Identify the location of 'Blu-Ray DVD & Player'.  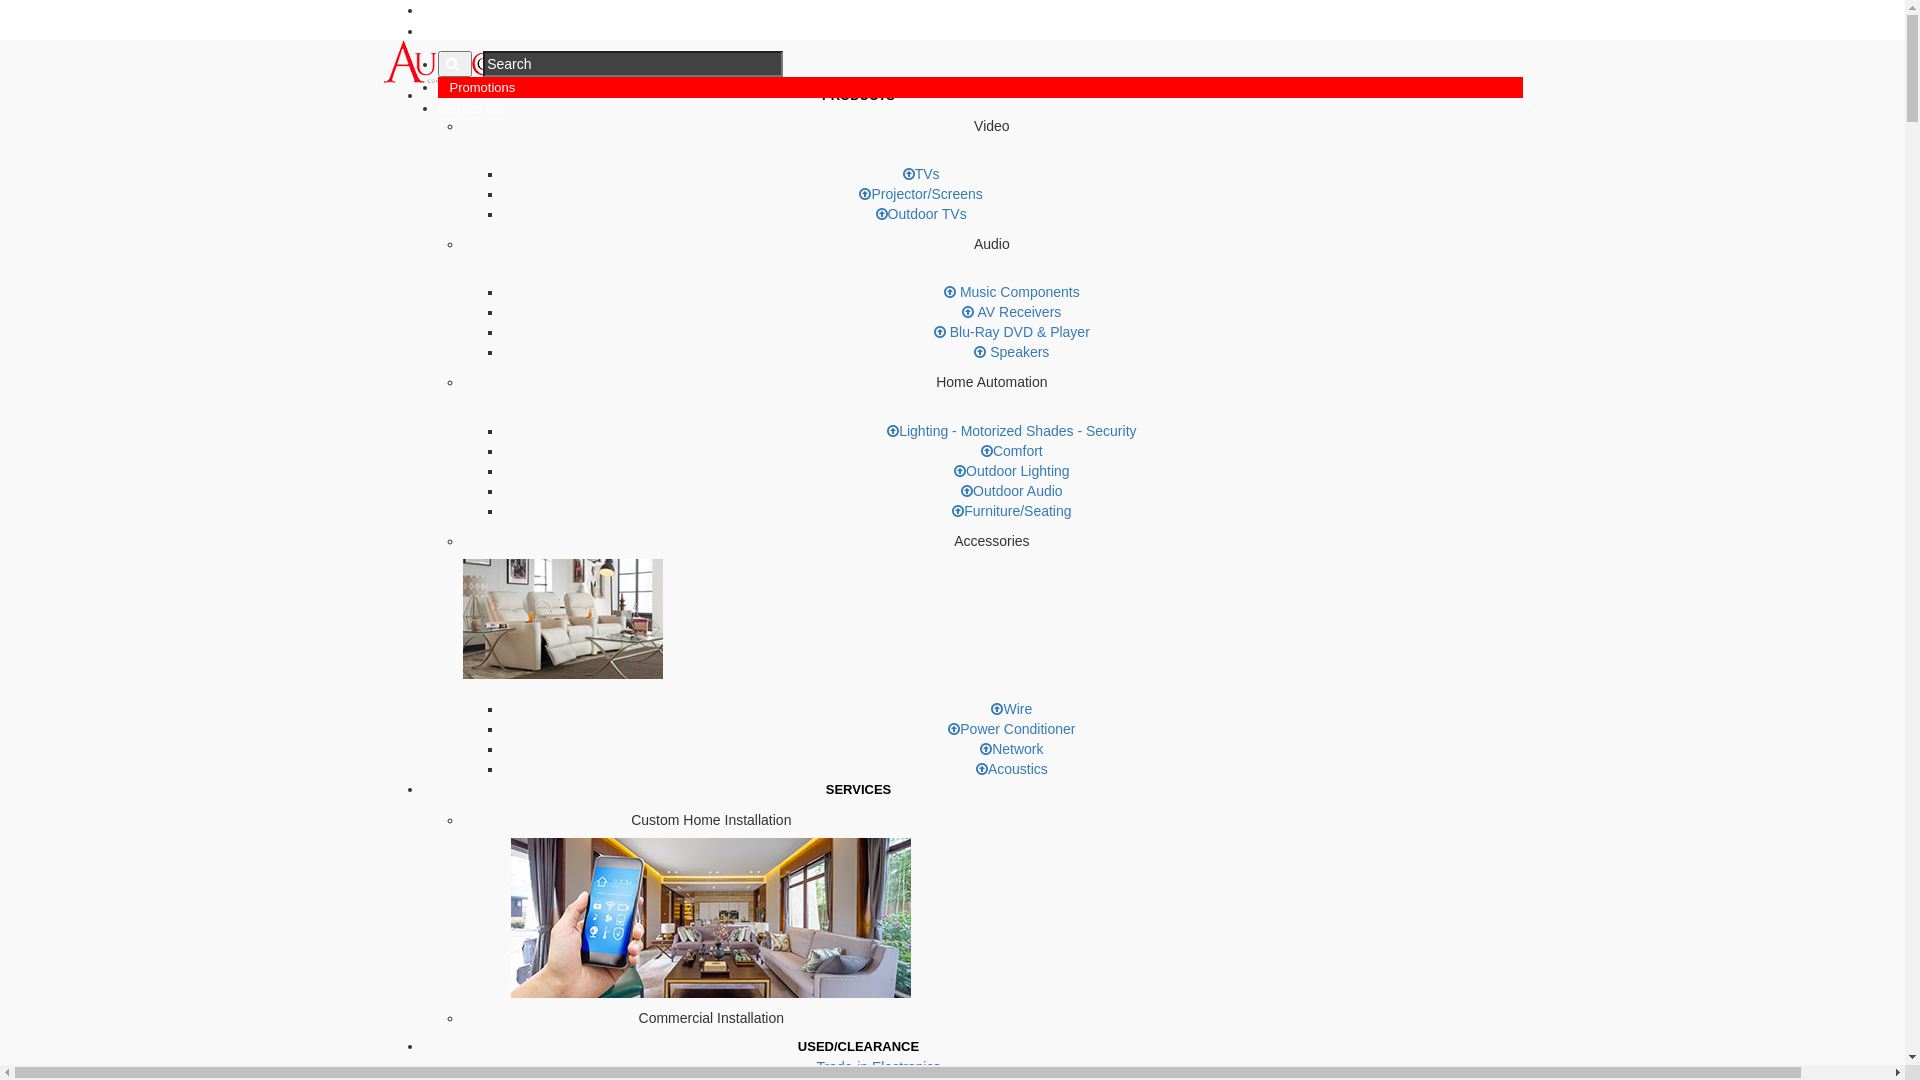
(1012, 330).